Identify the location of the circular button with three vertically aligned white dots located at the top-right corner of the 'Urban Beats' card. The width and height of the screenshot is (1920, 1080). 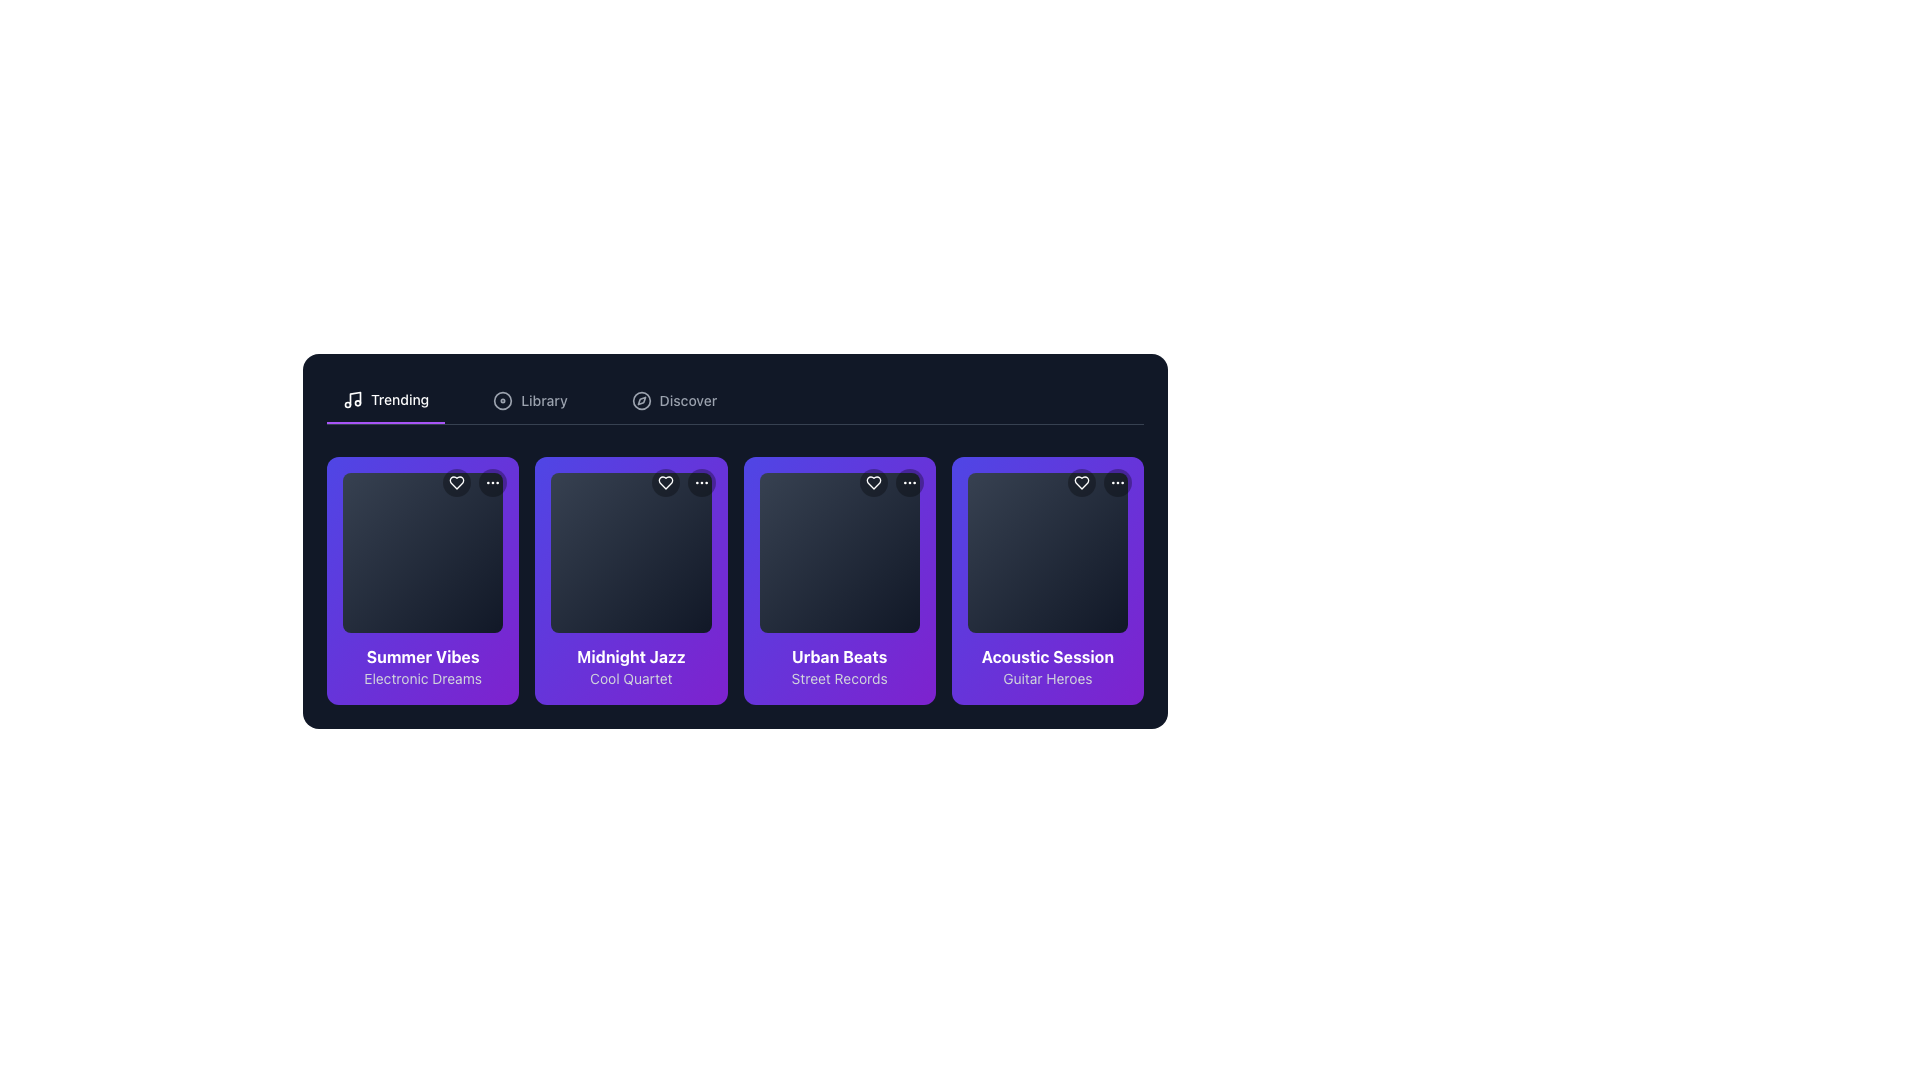
(908, 482).